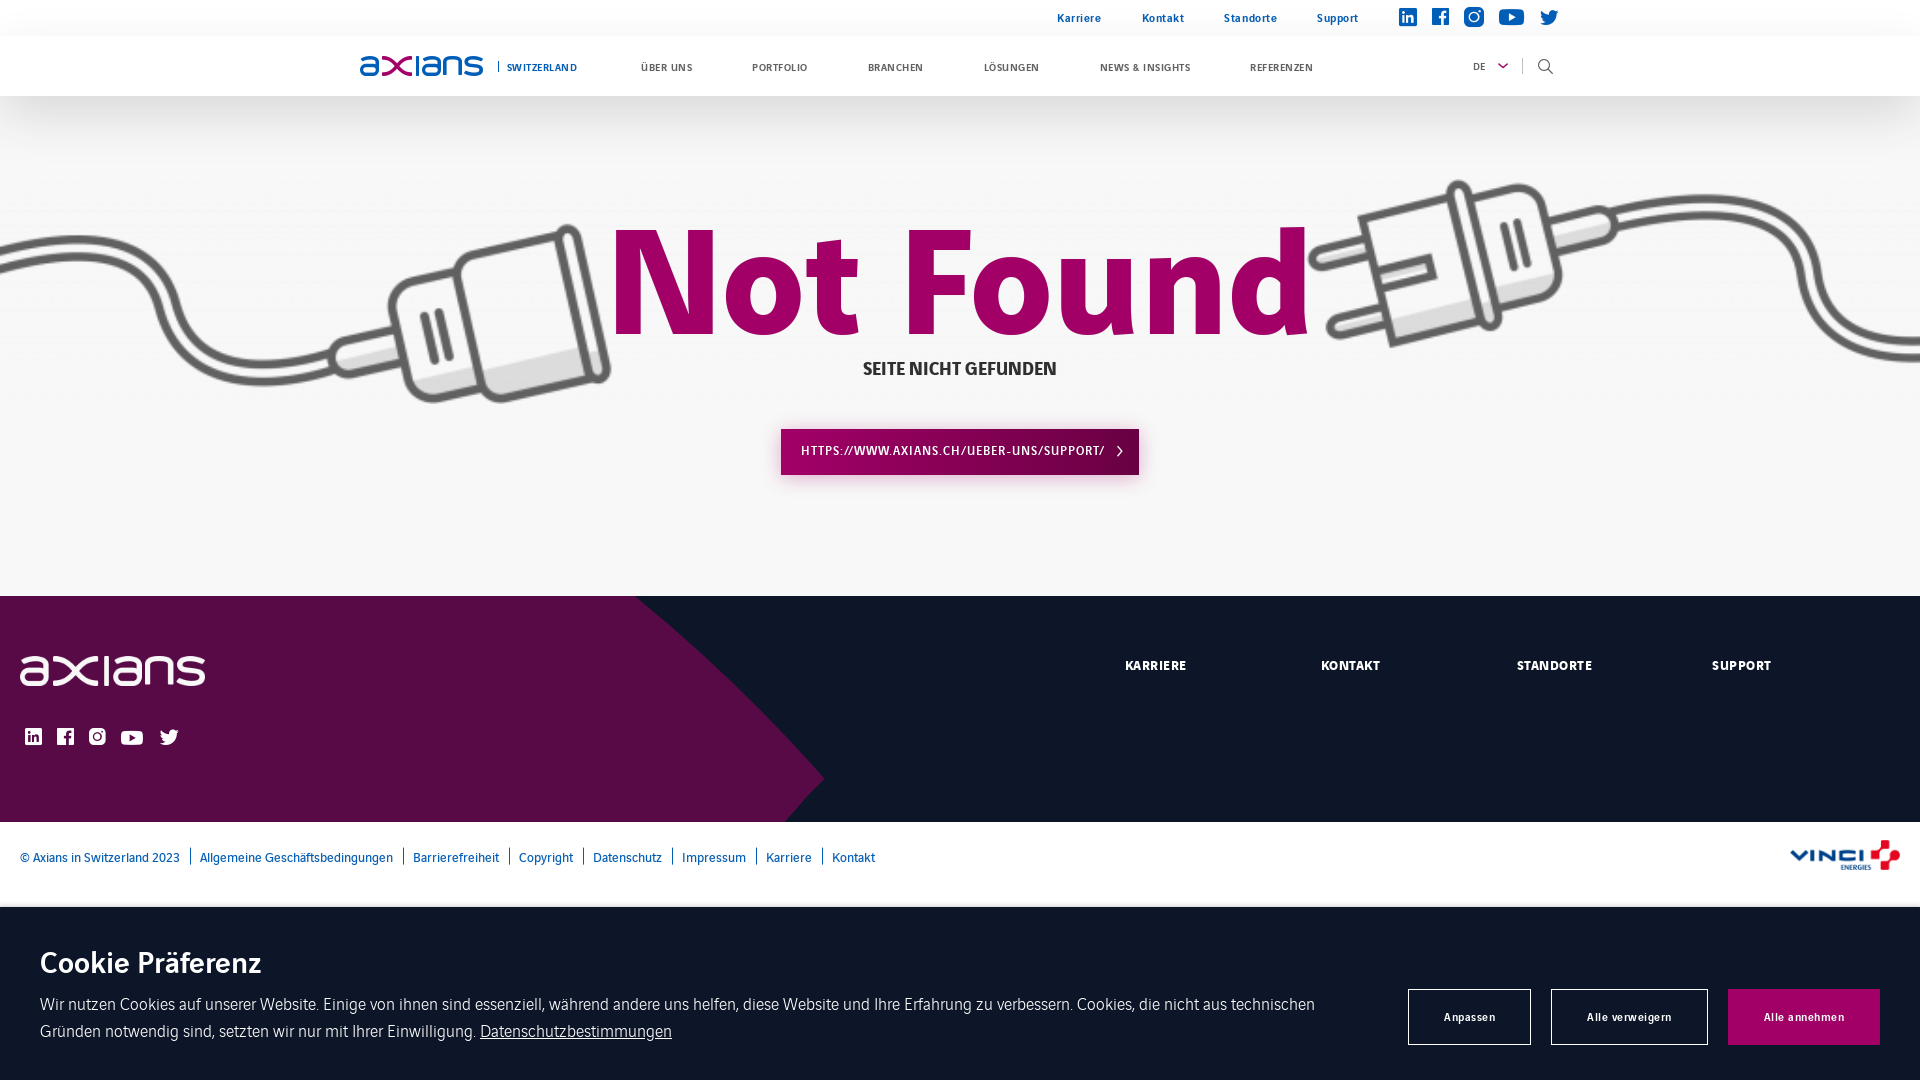 The width and height of the screenshot is (1920, 1080). What do you see at coordinates (1598, 663) in the screenshot?
I see `'STANDORTE'` at bounding box center [1598, 663].